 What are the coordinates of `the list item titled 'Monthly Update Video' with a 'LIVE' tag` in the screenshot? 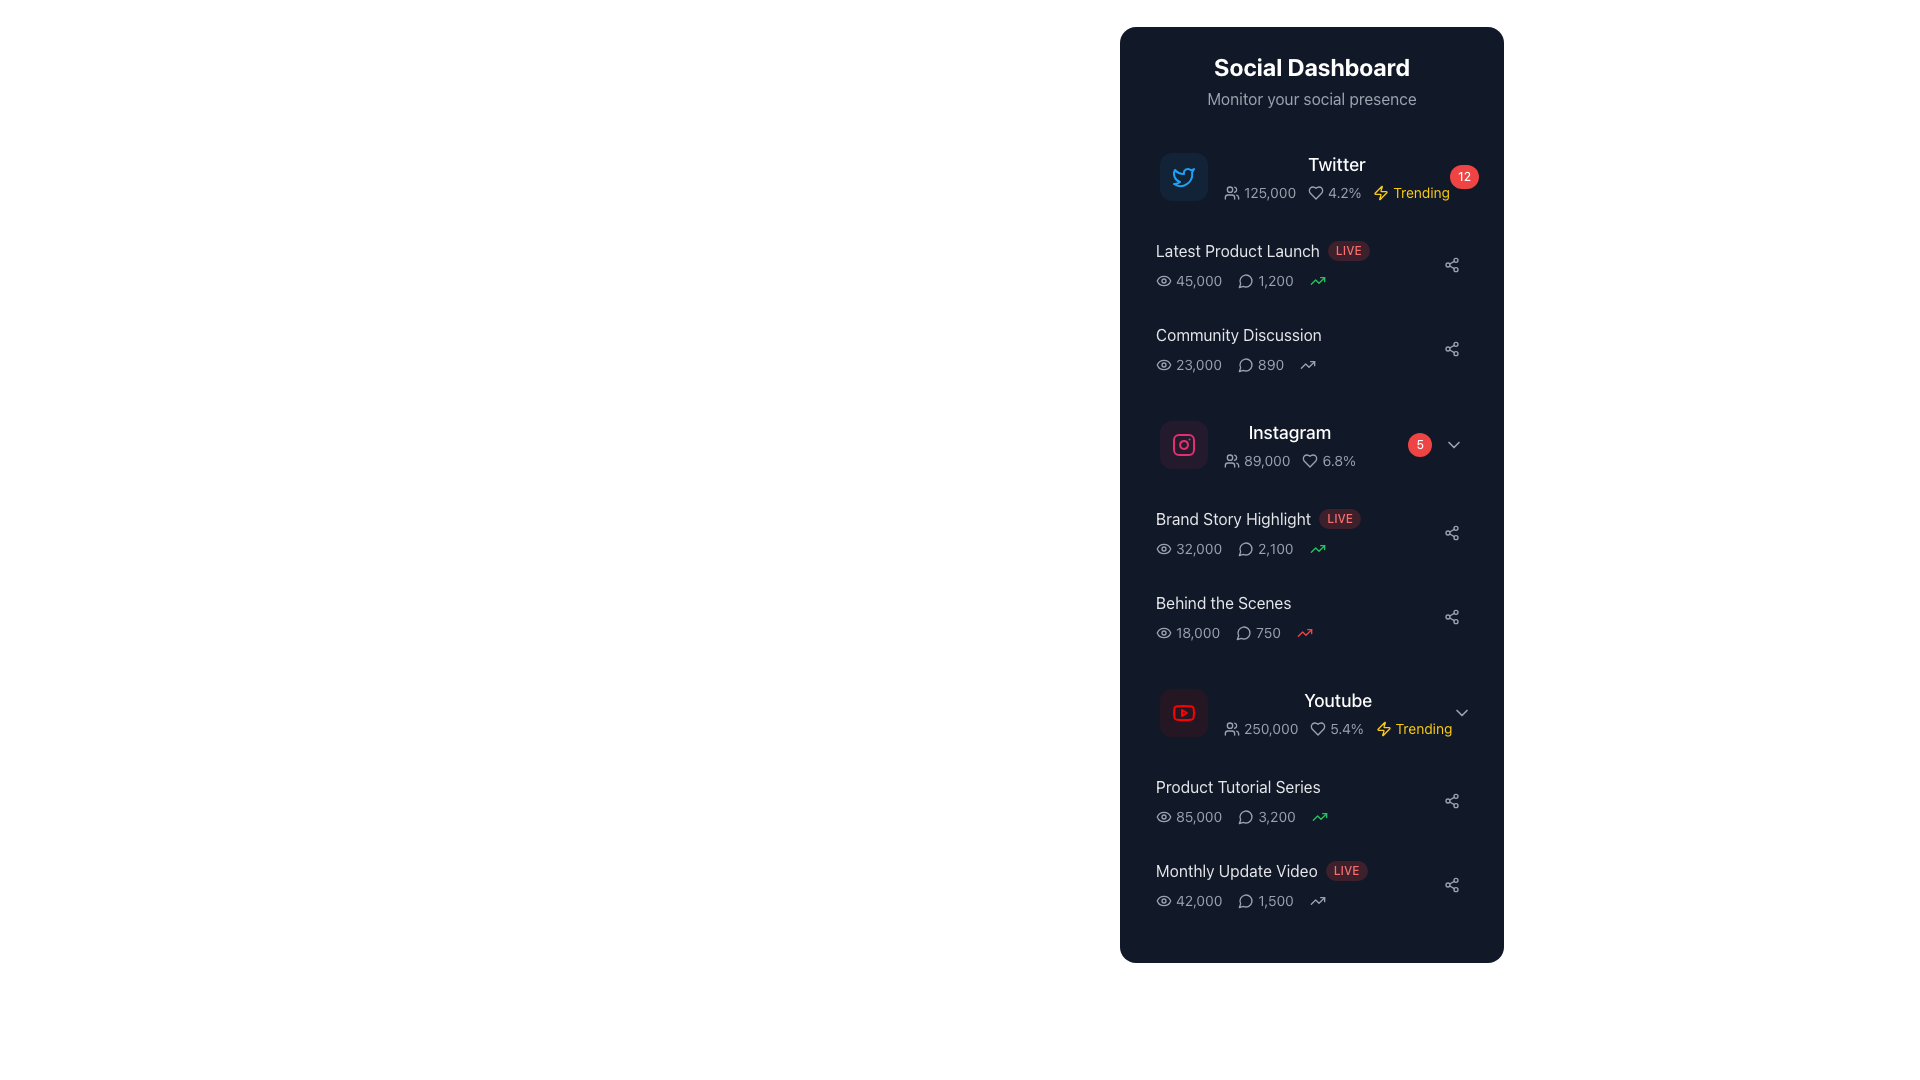 It's located at (1311, 883).